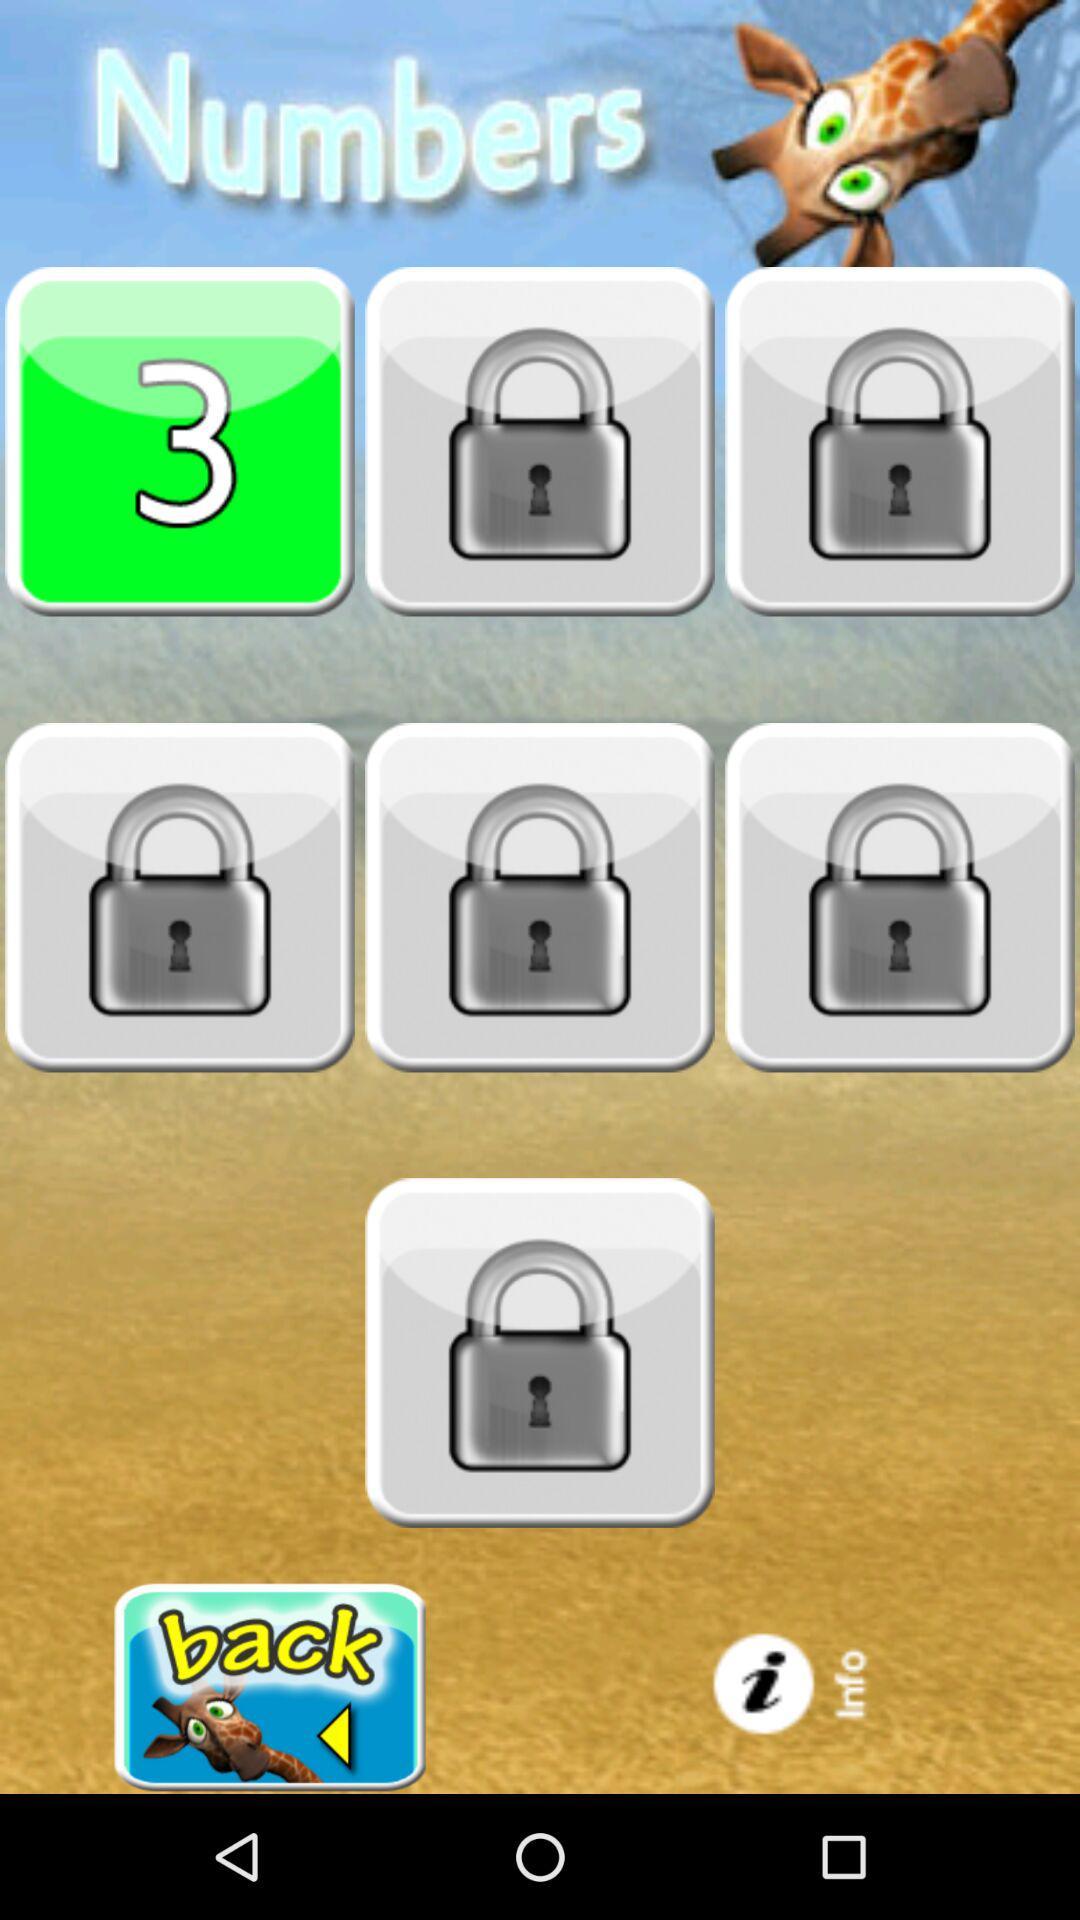 The width and height of the screenshot is (1080, 1920). Describe the element at coordinates (180, 896) in the screenshot. I see `locked level` at that location.